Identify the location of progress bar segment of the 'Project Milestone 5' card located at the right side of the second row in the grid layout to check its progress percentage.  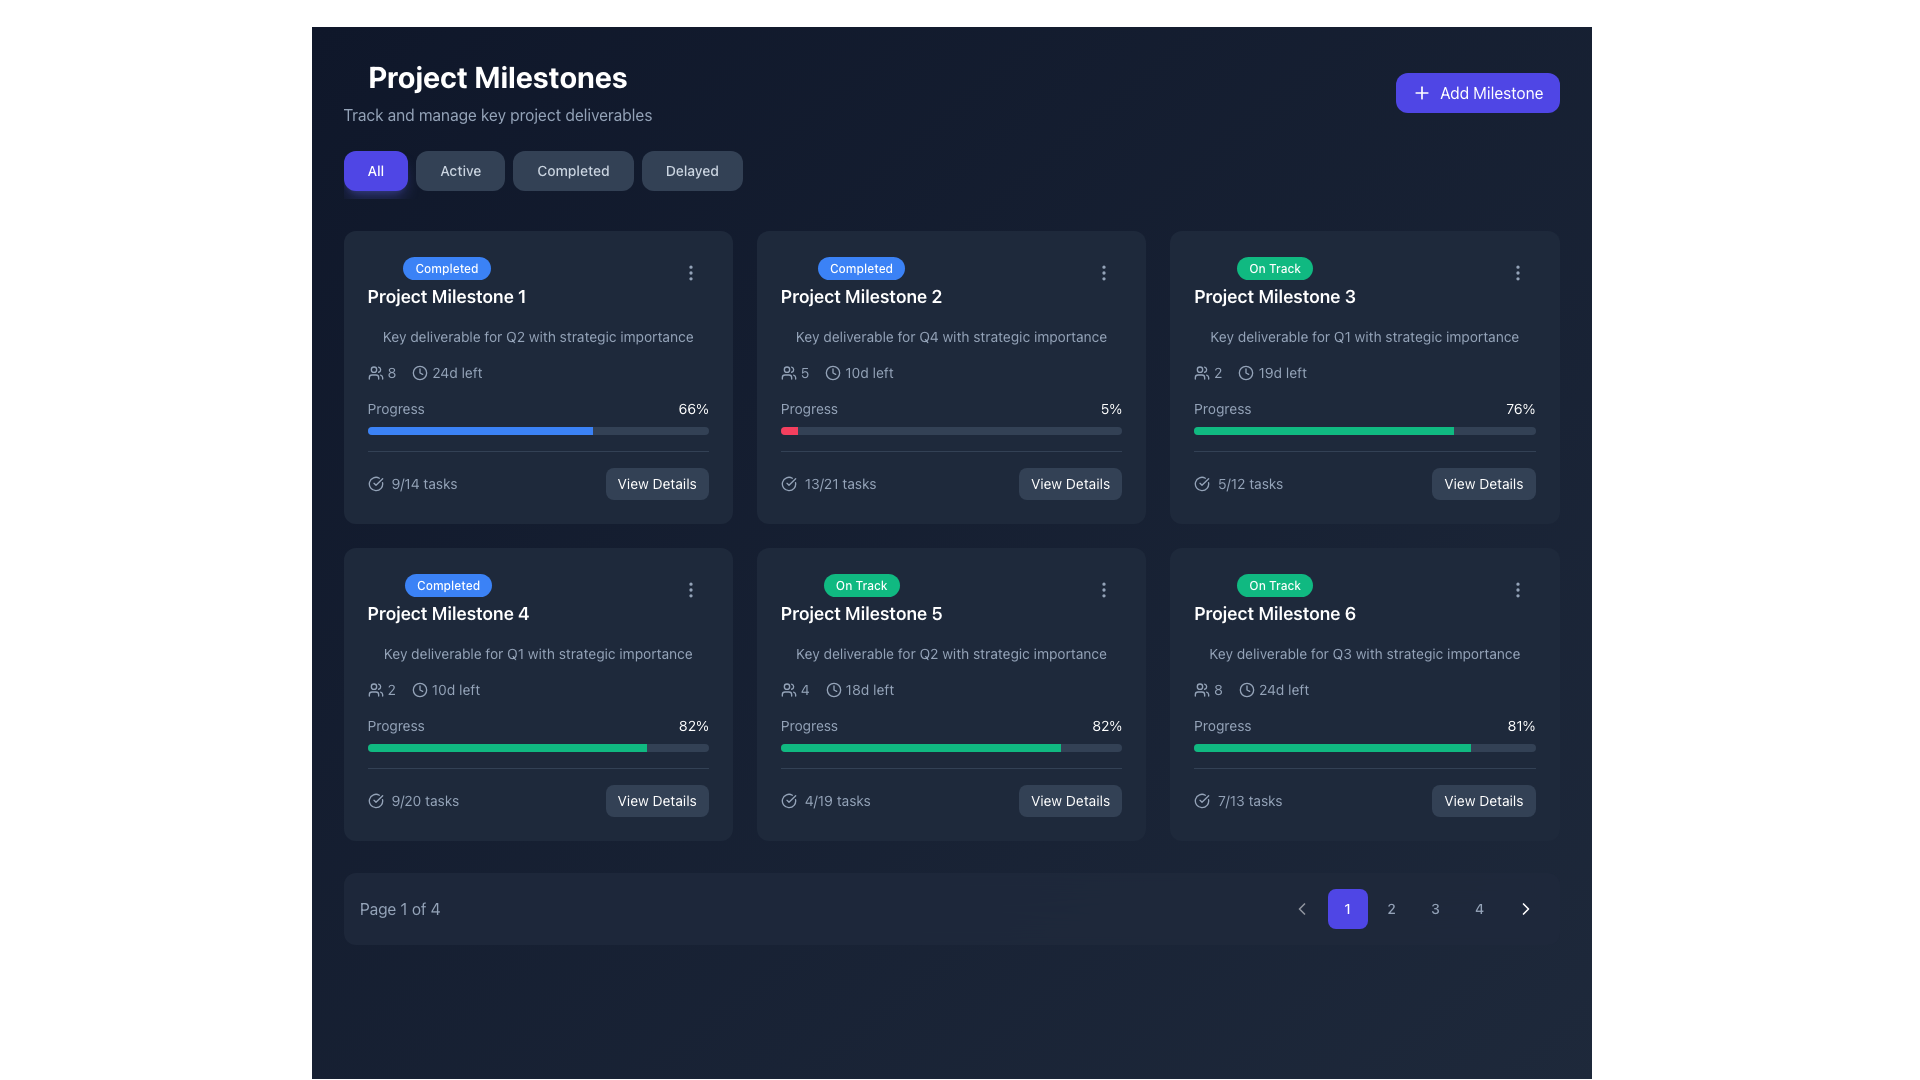
(919, 748).